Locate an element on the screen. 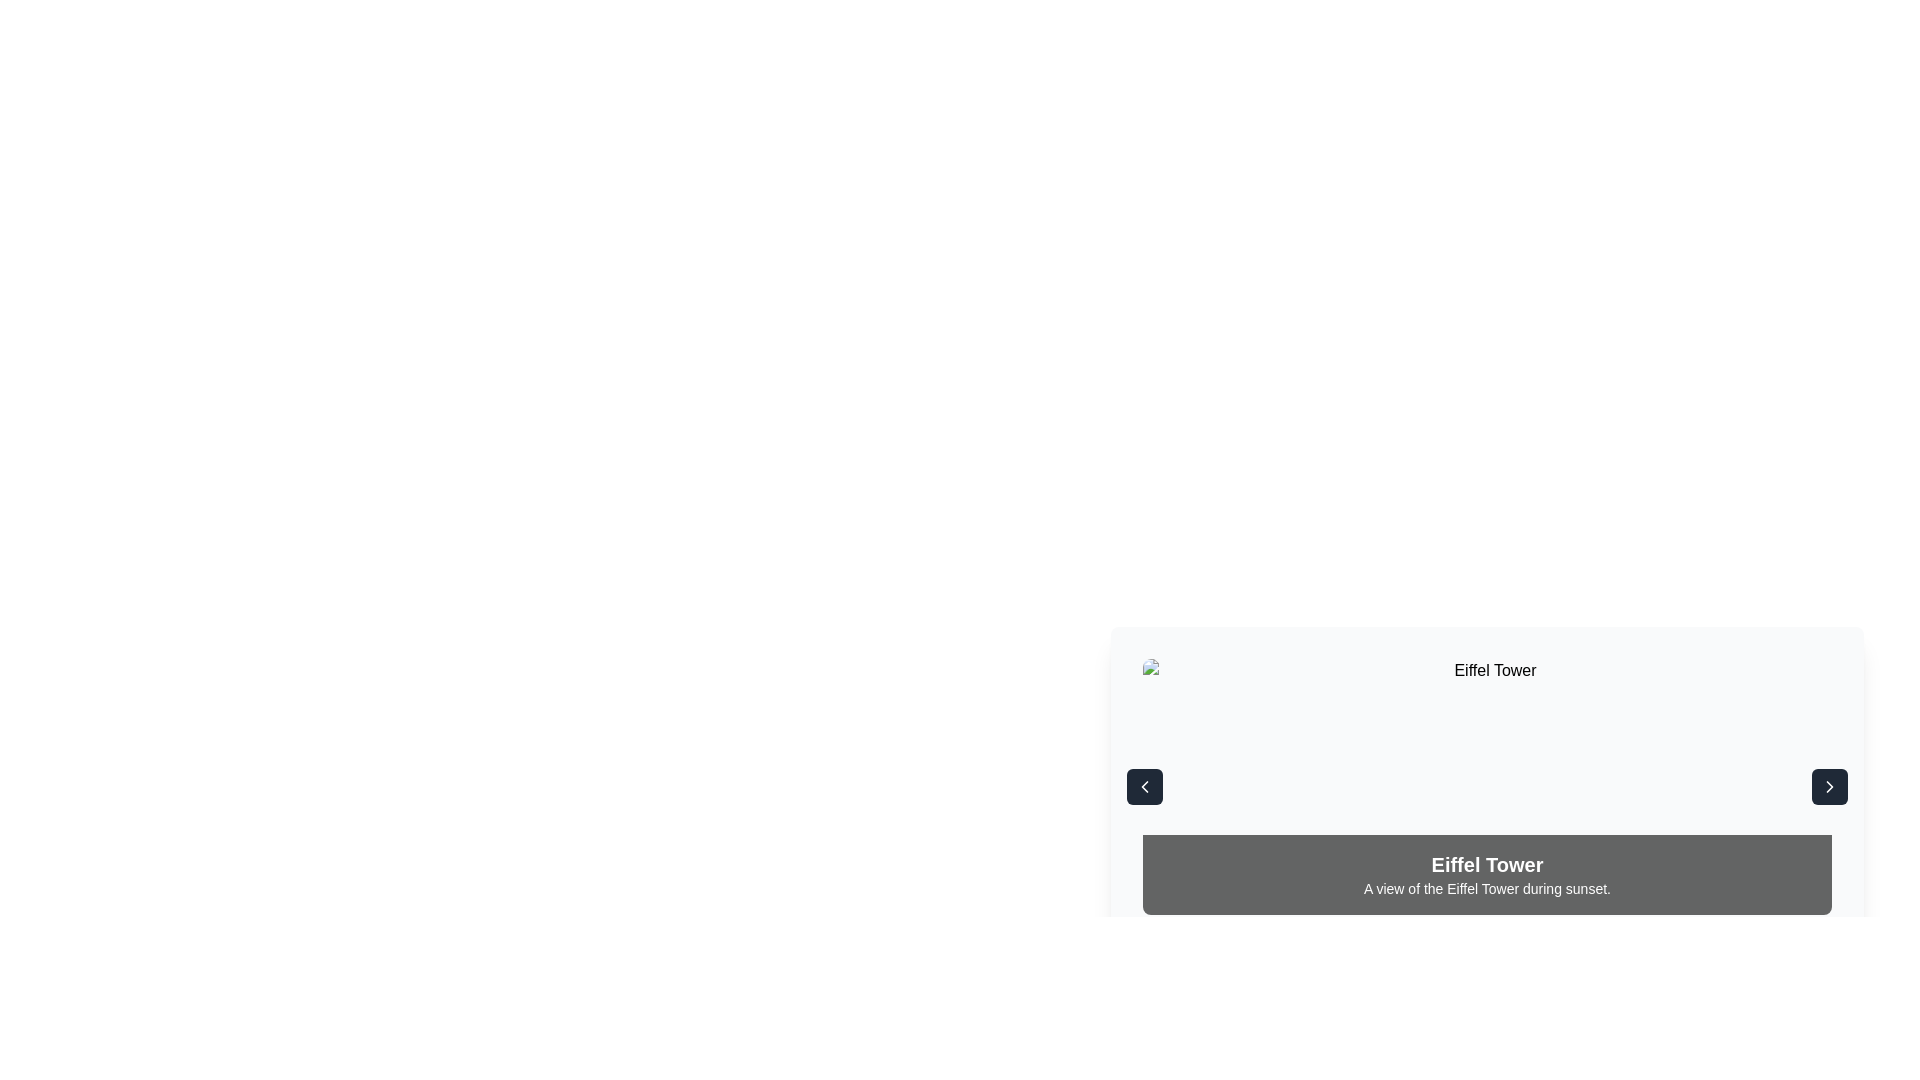  the small chevron icon with a light gray stroke on a dark background is located at coordinates (1829, 785).